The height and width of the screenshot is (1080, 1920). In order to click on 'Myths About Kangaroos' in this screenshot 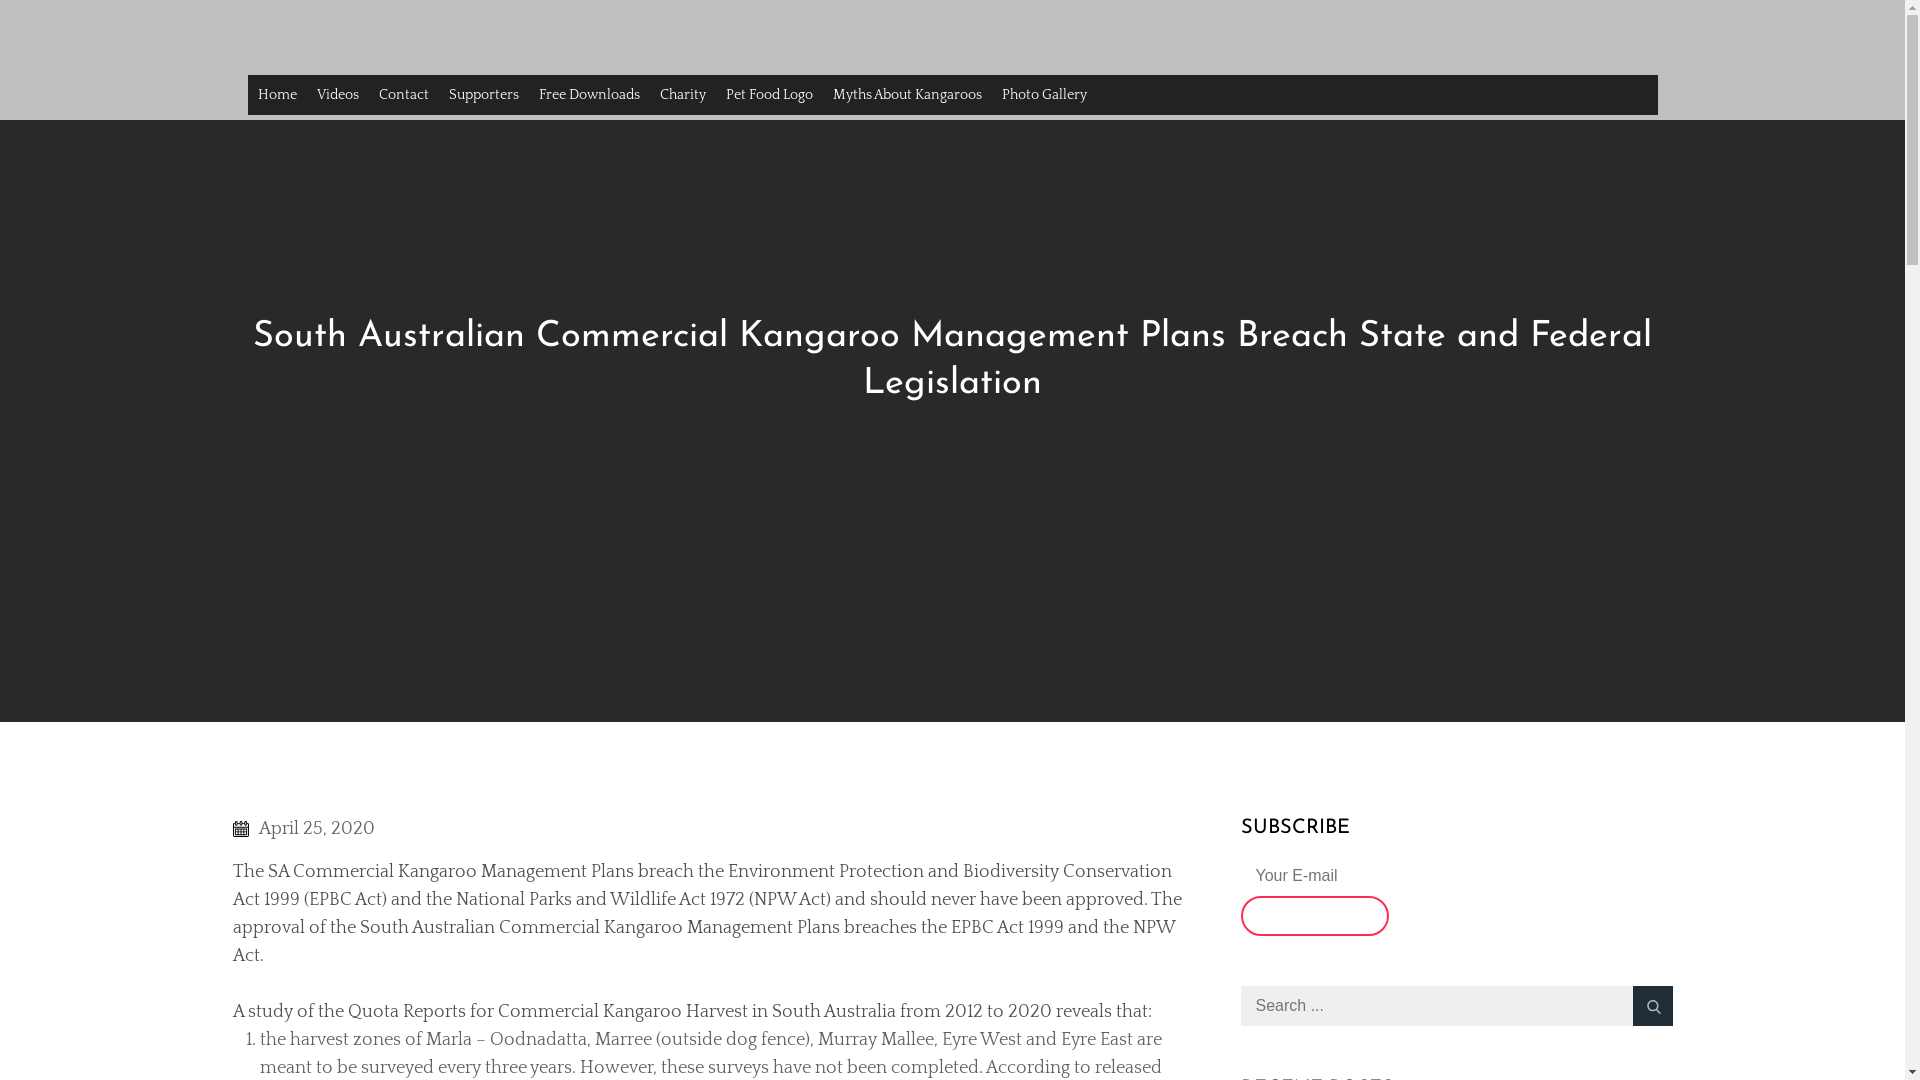, I will do `click(905, 95)`.